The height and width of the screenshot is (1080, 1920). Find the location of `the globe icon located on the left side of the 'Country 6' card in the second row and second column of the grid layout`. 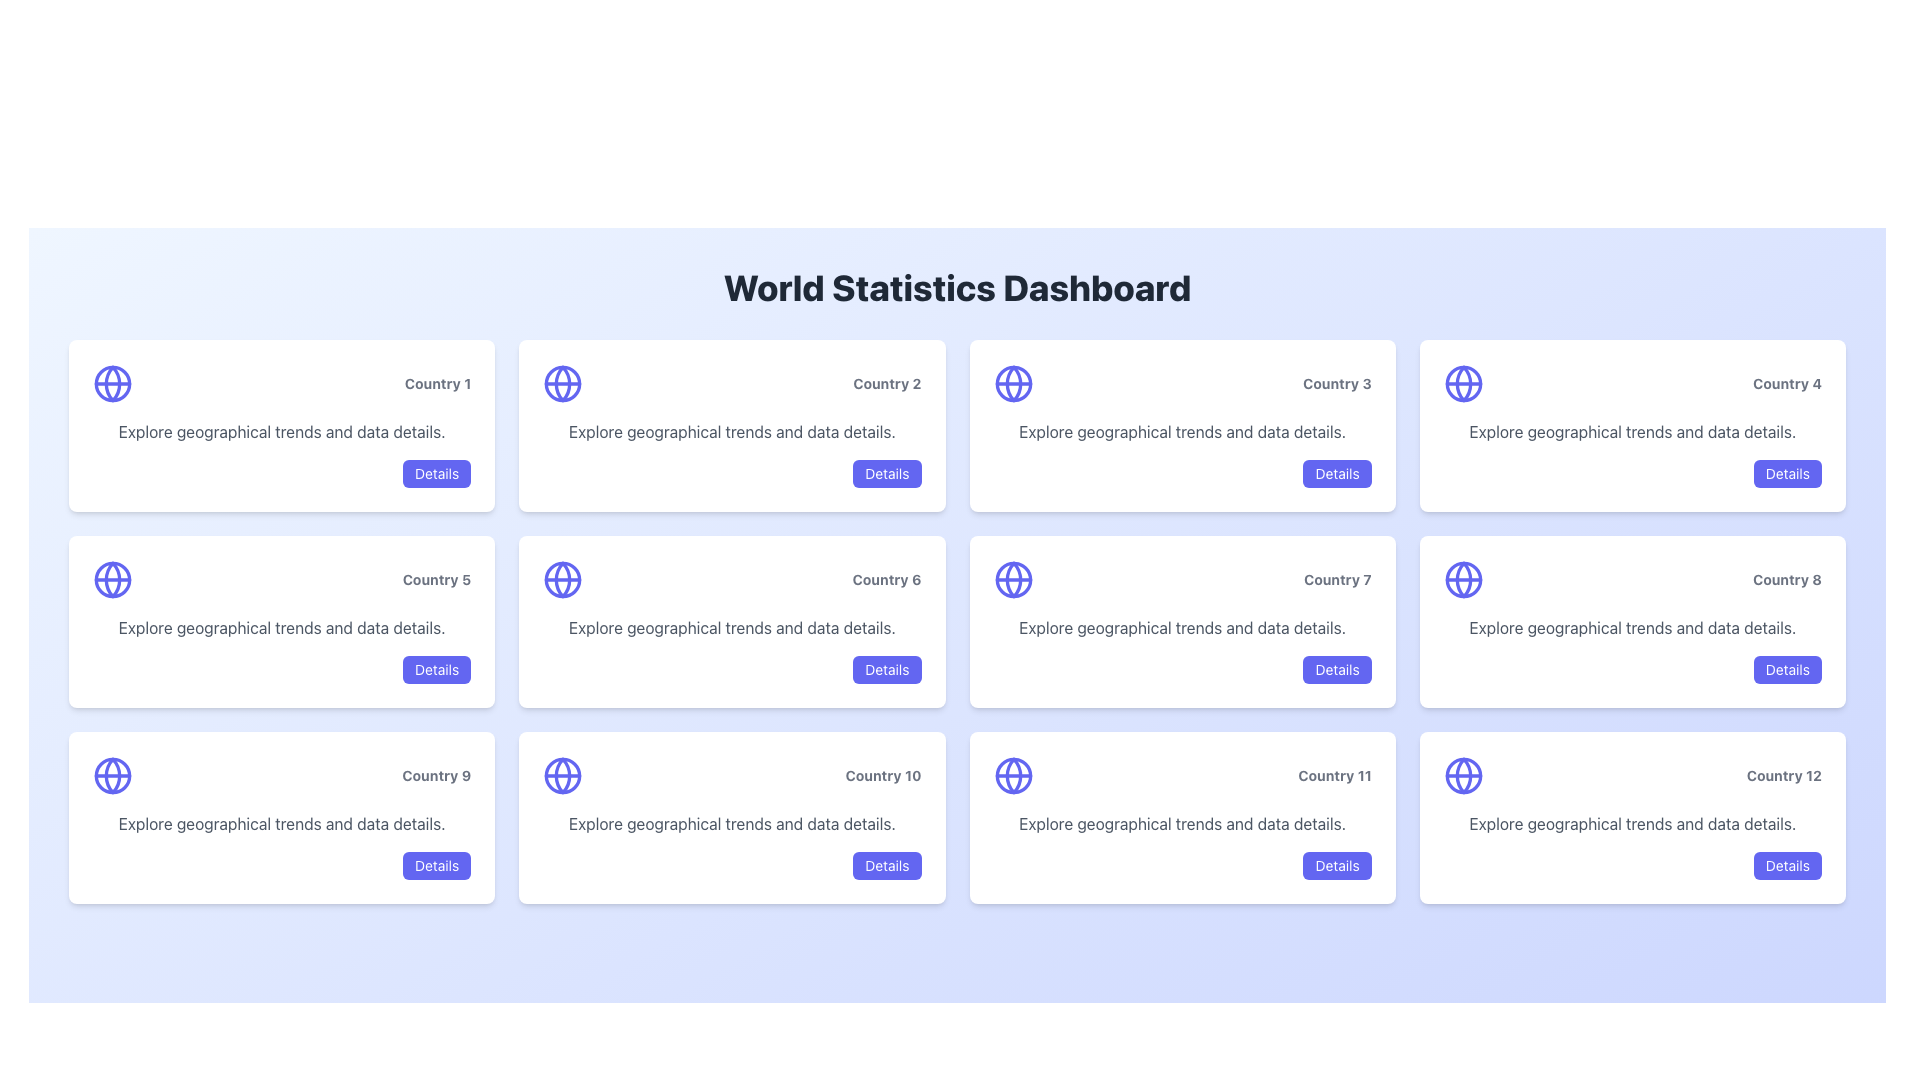

the globe icon located on the left side of the 'Country 6' card in the second row and second column of the grid layout is located at coordinates (562, 579).